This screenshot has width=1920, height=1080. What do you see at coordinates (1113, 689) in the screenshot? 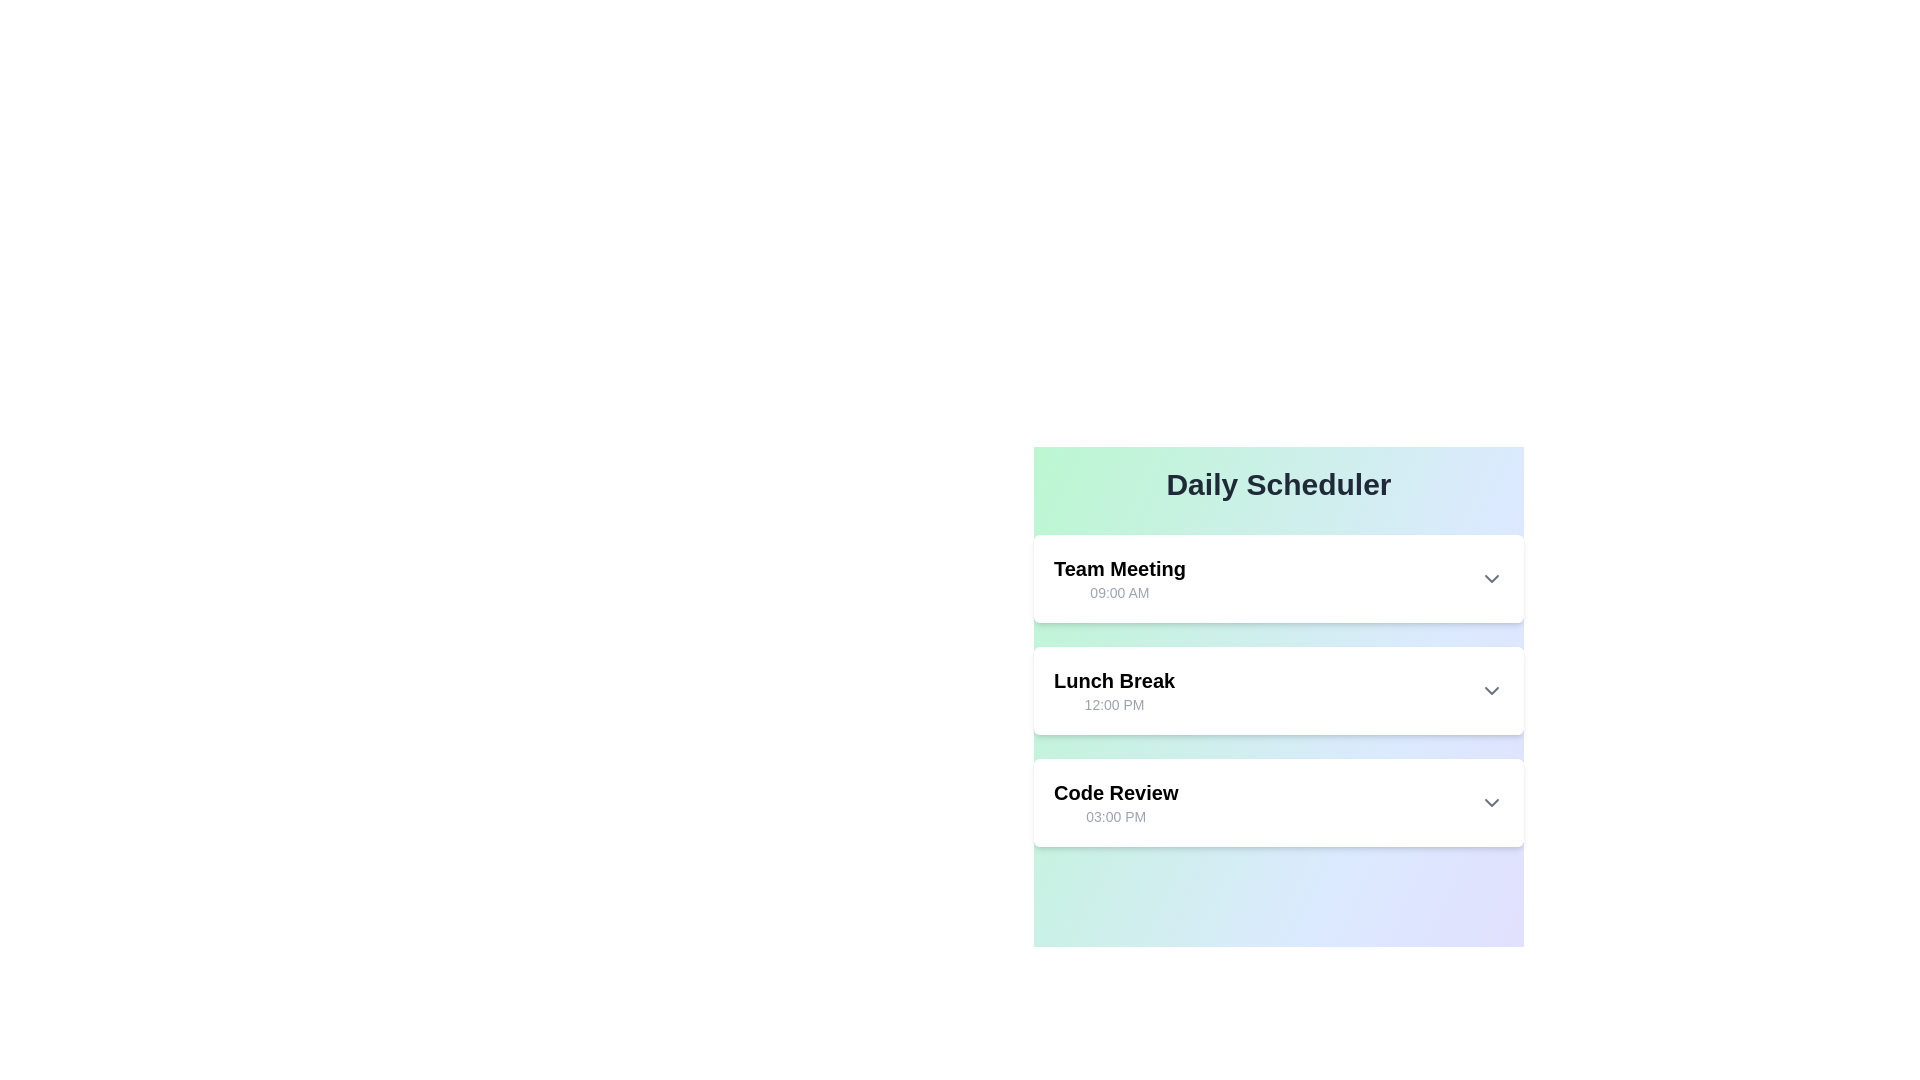
I see `the text label that indicates 'Lunch Break' scheduled for '12:00 PM', which is positioned between 'Team Meeting' and 'Code Review'` at bounding box center [1113, 689].